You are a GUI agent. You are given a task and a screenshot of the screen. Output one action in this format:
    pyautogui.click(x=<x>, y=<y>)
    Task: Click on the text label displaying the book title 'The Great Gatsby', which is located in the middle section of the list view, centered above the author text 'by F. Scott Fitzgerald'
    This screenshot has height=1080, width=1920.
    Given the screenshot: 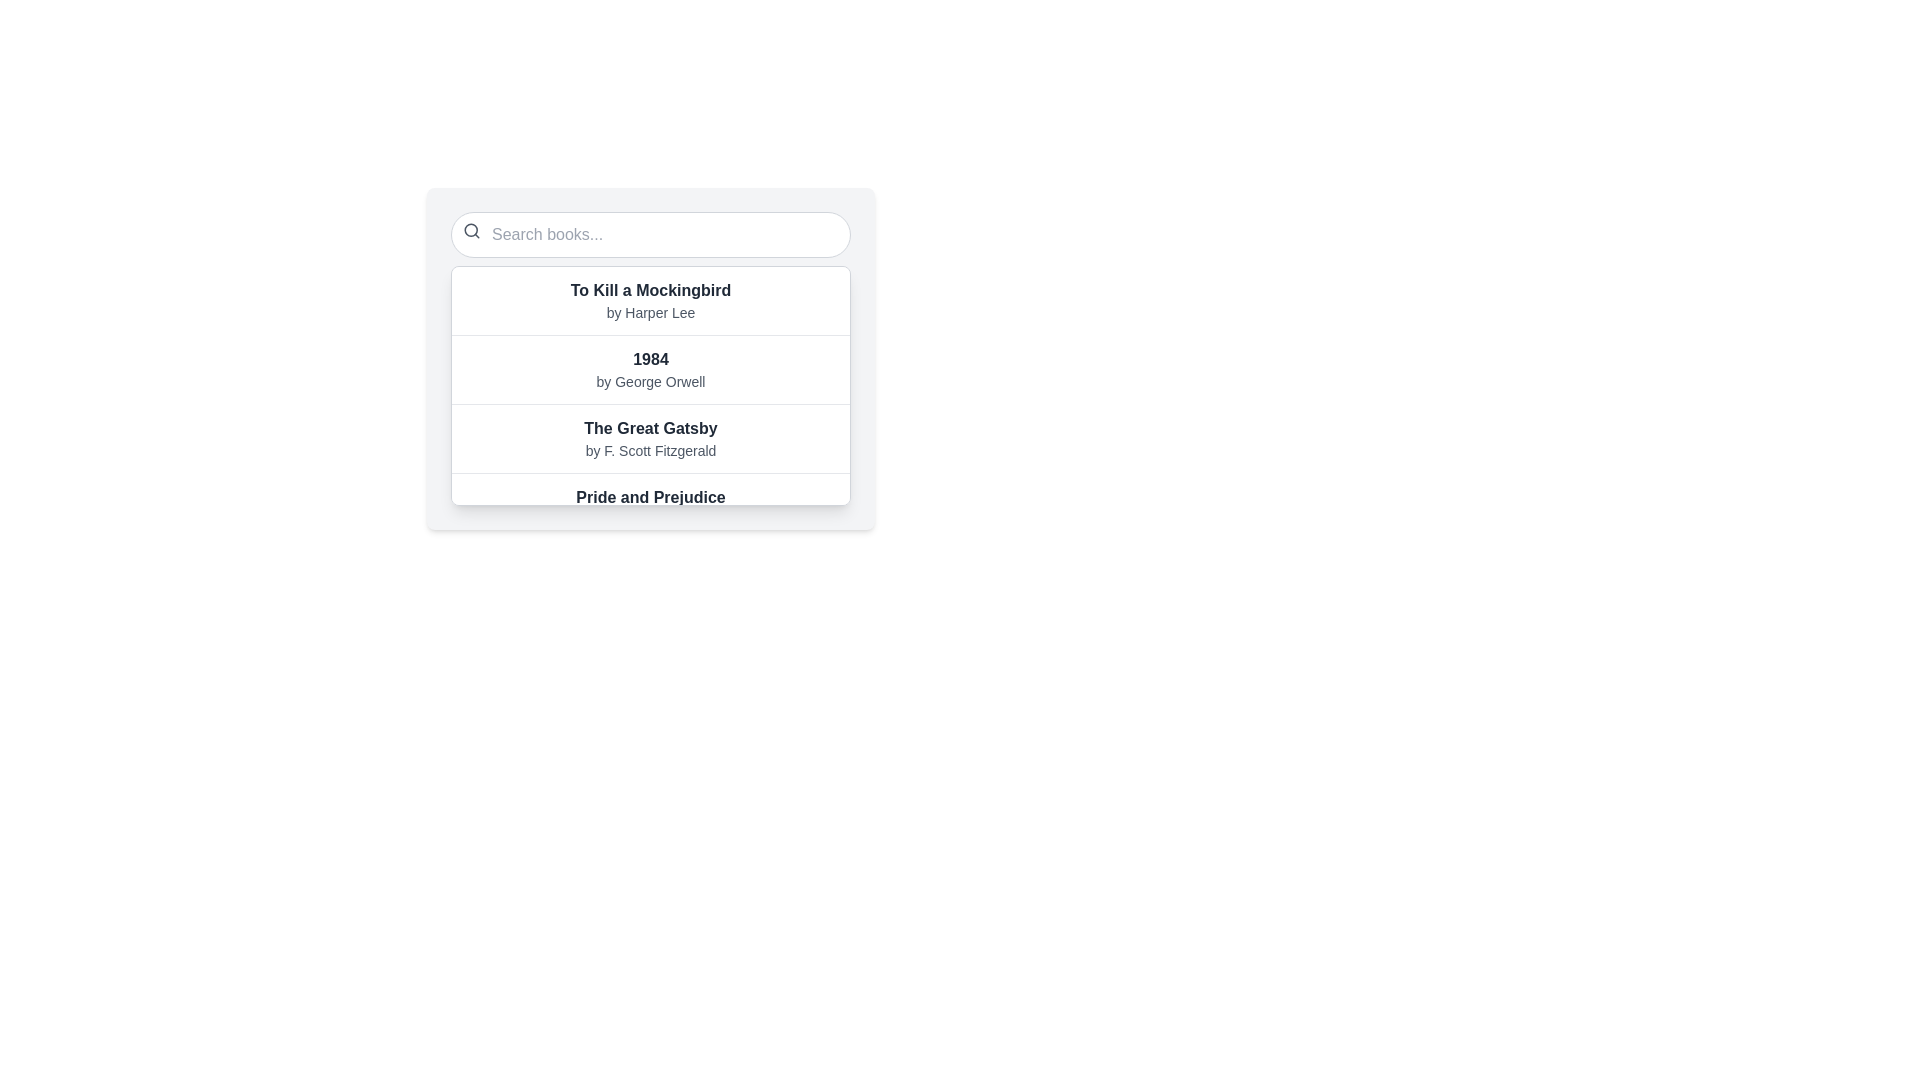 What is the action you would take?
    pyautogui.click(x=651, y=427)
    